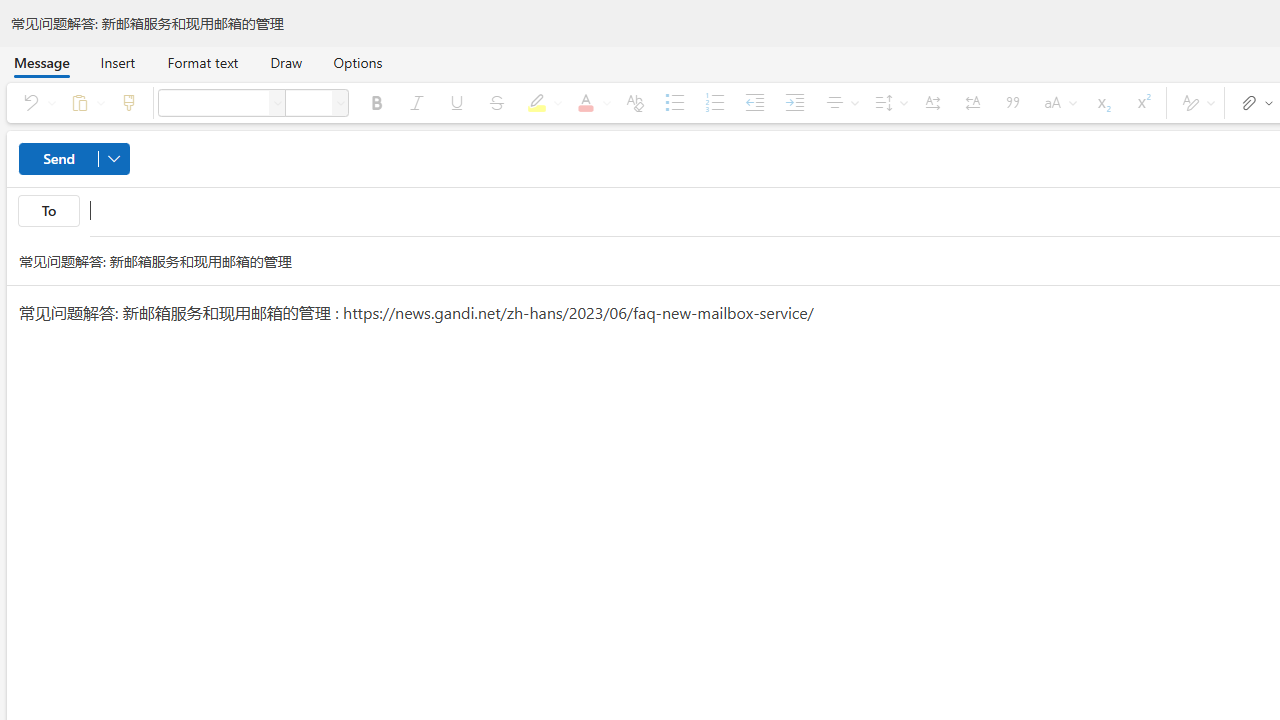 The image size is (1280, 720). What do you see at coordinates (376, 102) in the screenshot?
I see `'Bold'` at bounding box center [376, 102].